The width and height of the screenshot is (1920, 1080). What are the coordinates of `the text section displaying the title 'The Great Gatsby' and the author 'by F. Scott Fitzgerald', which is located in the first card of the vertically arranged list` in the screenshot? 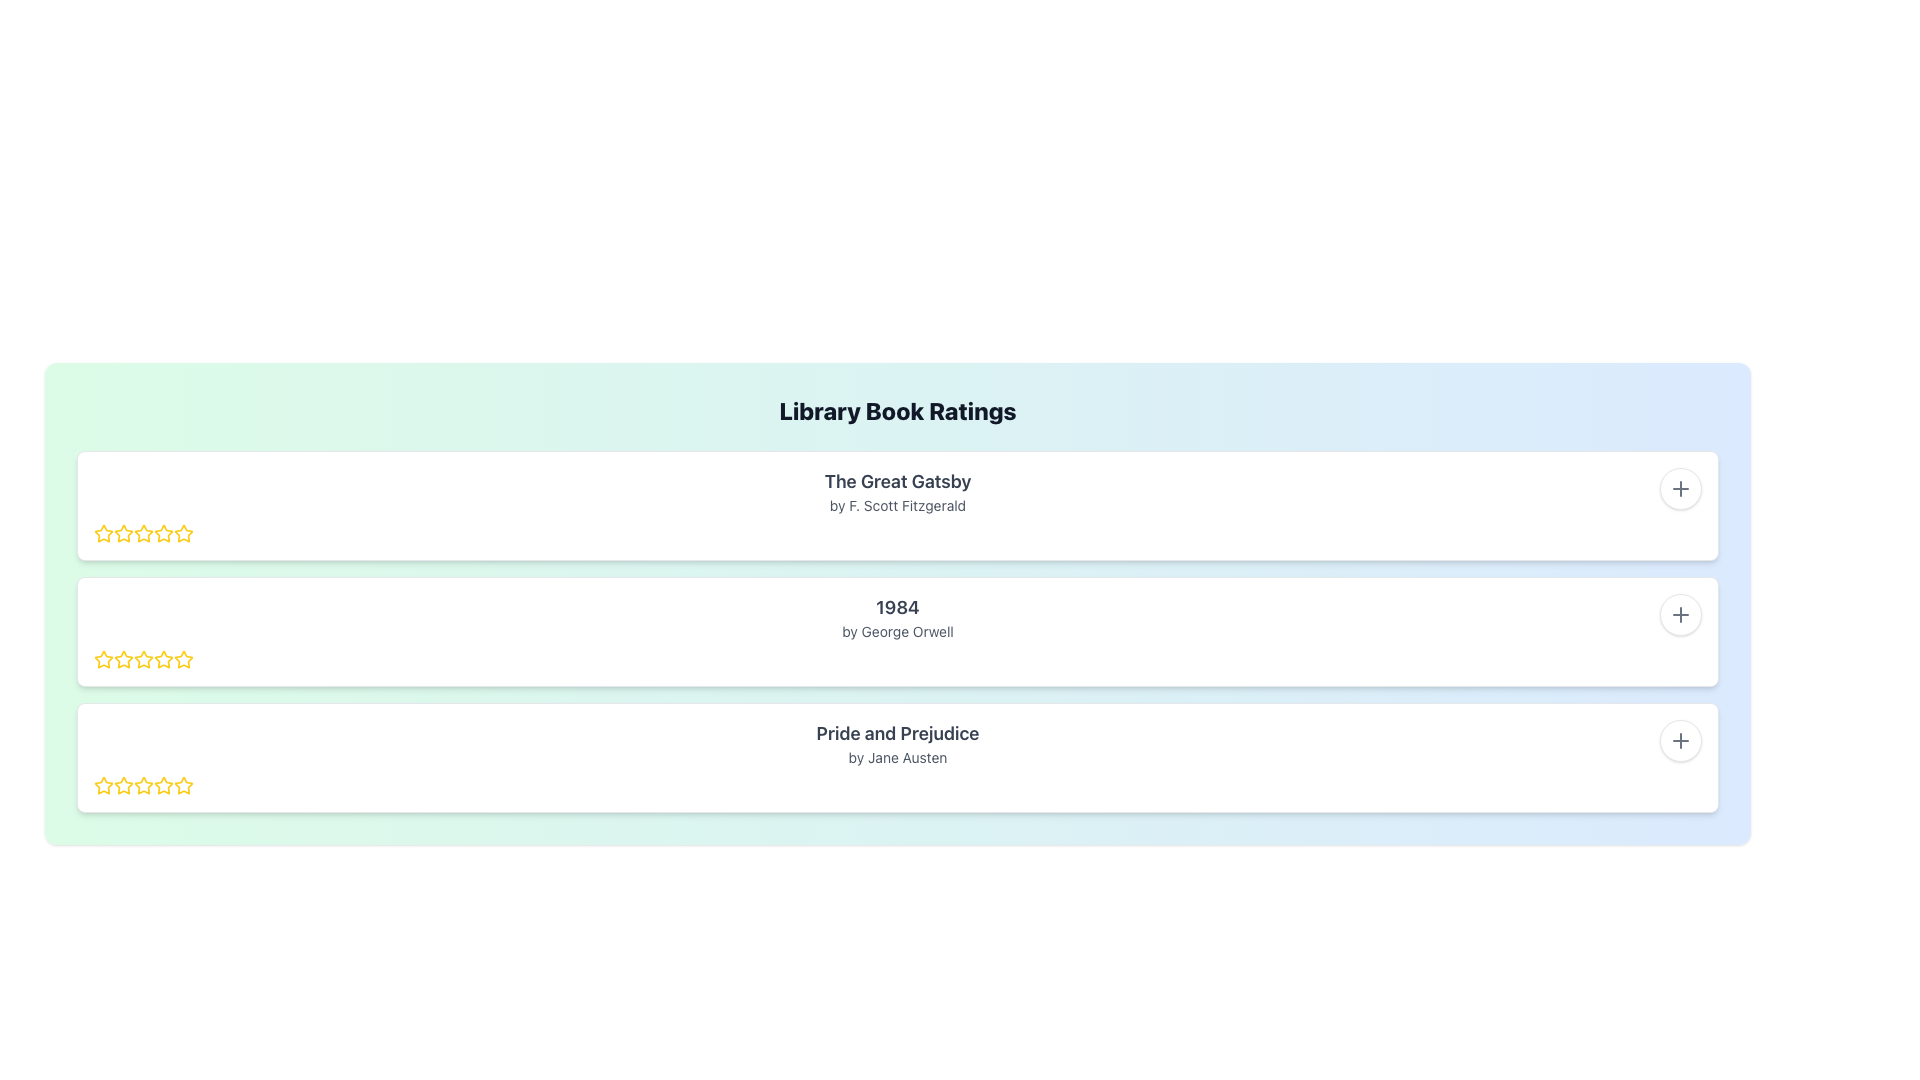 It's located at (896, 504).